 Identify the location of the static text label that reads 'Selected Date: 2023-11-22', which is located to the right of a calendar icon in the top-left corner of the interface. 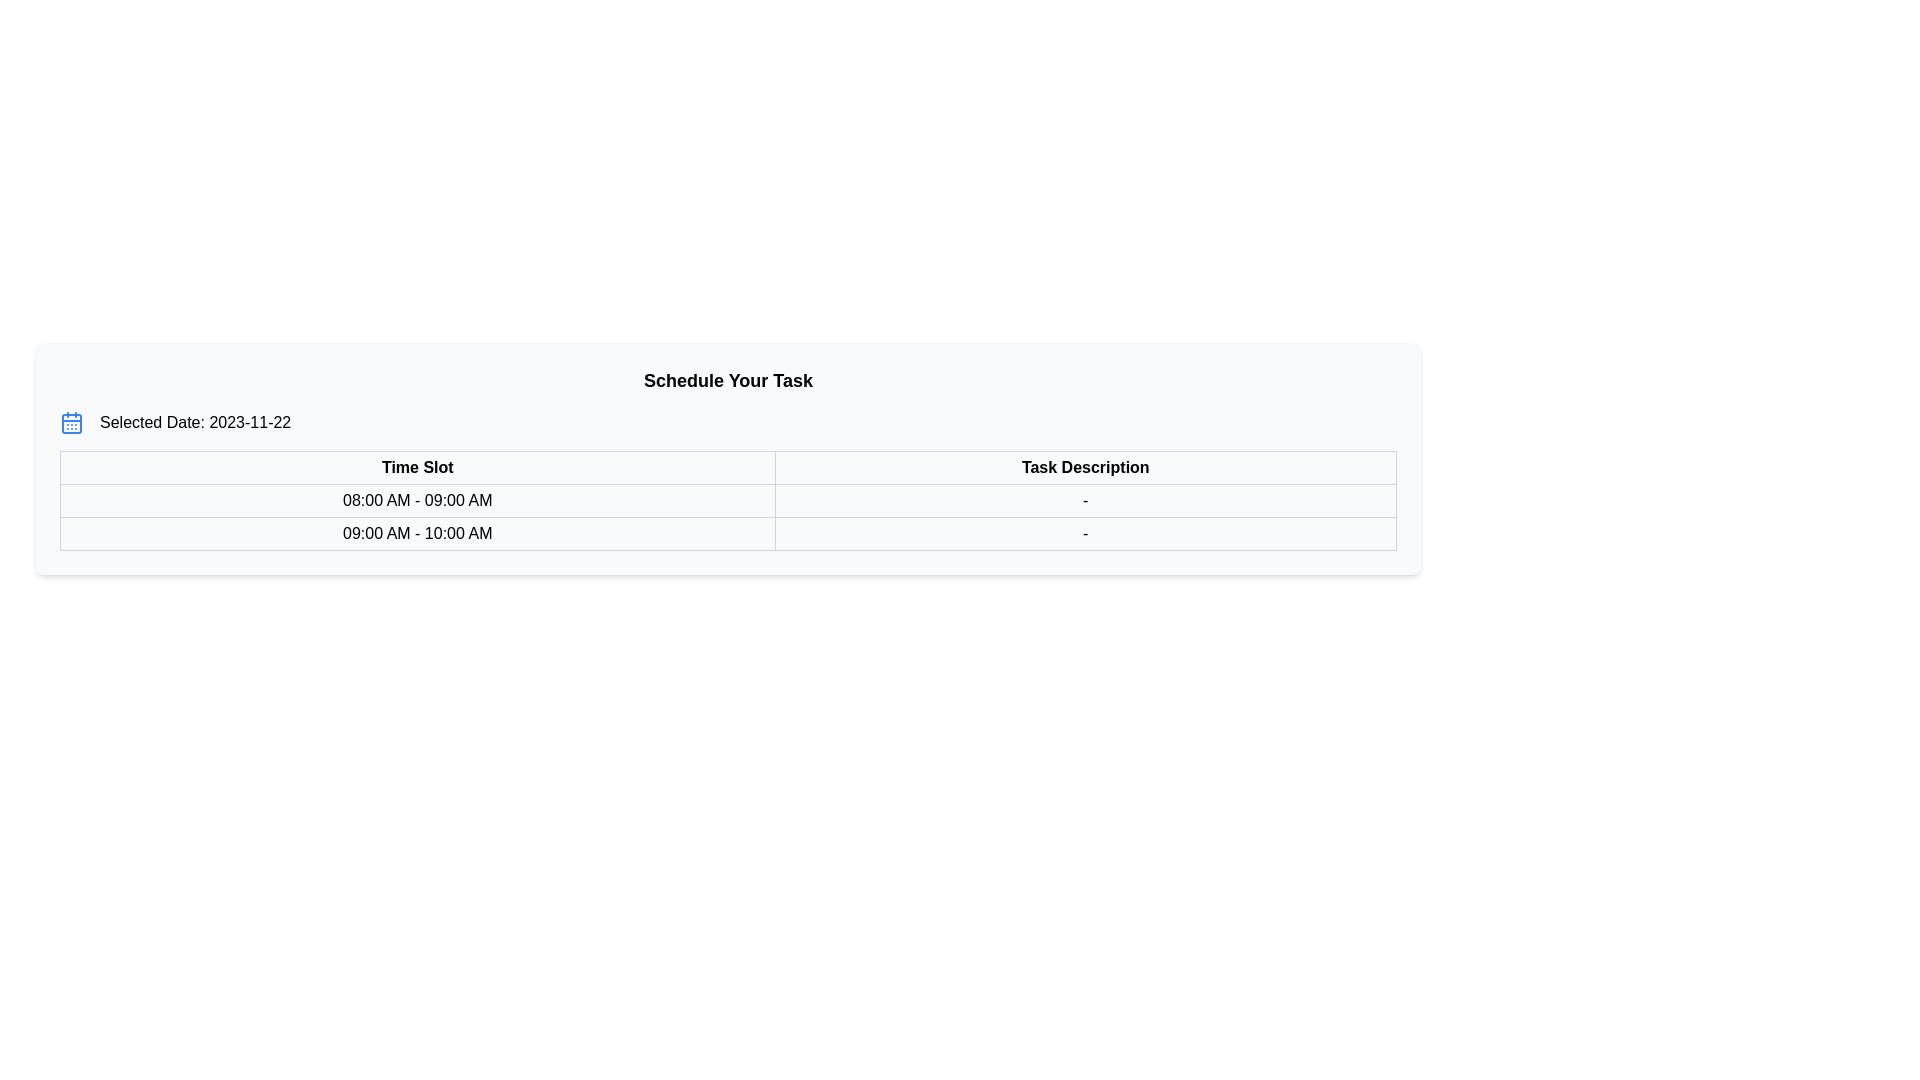
(195, 422).